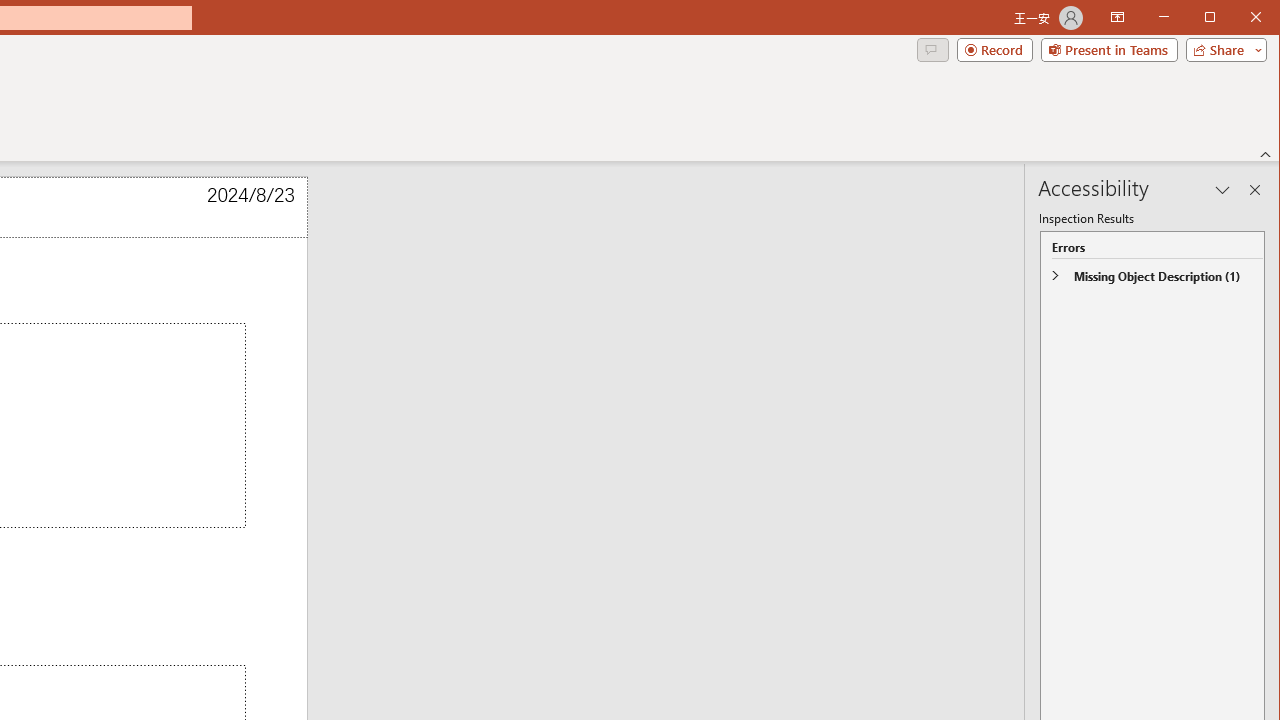  Describe the element at coordinates (1238, 19) in the screenshot. I see `'Maximize'` at that location.